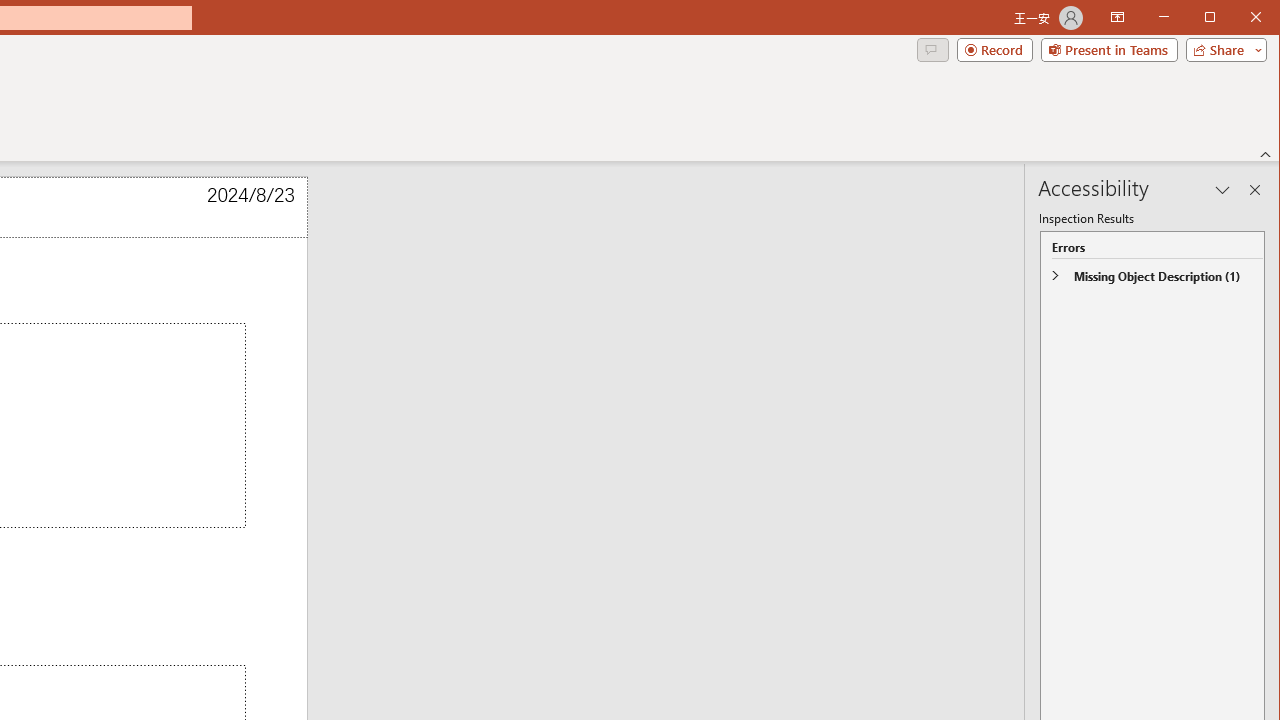  Describe the element at coordinates (1238, 19) in the screenshot. I see `'Maximize'` at that location.